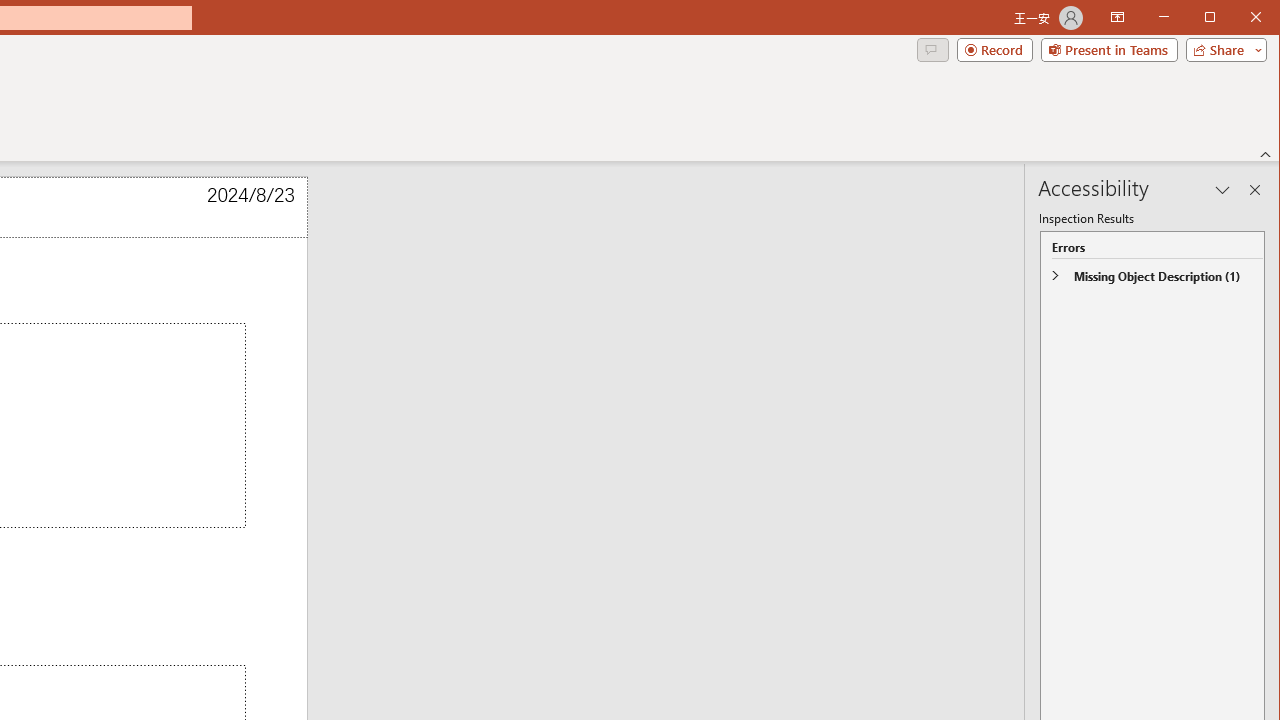  Describe the element at coordinates (1238, 19) in the screenshot. I see `'Maximize'` at that location.